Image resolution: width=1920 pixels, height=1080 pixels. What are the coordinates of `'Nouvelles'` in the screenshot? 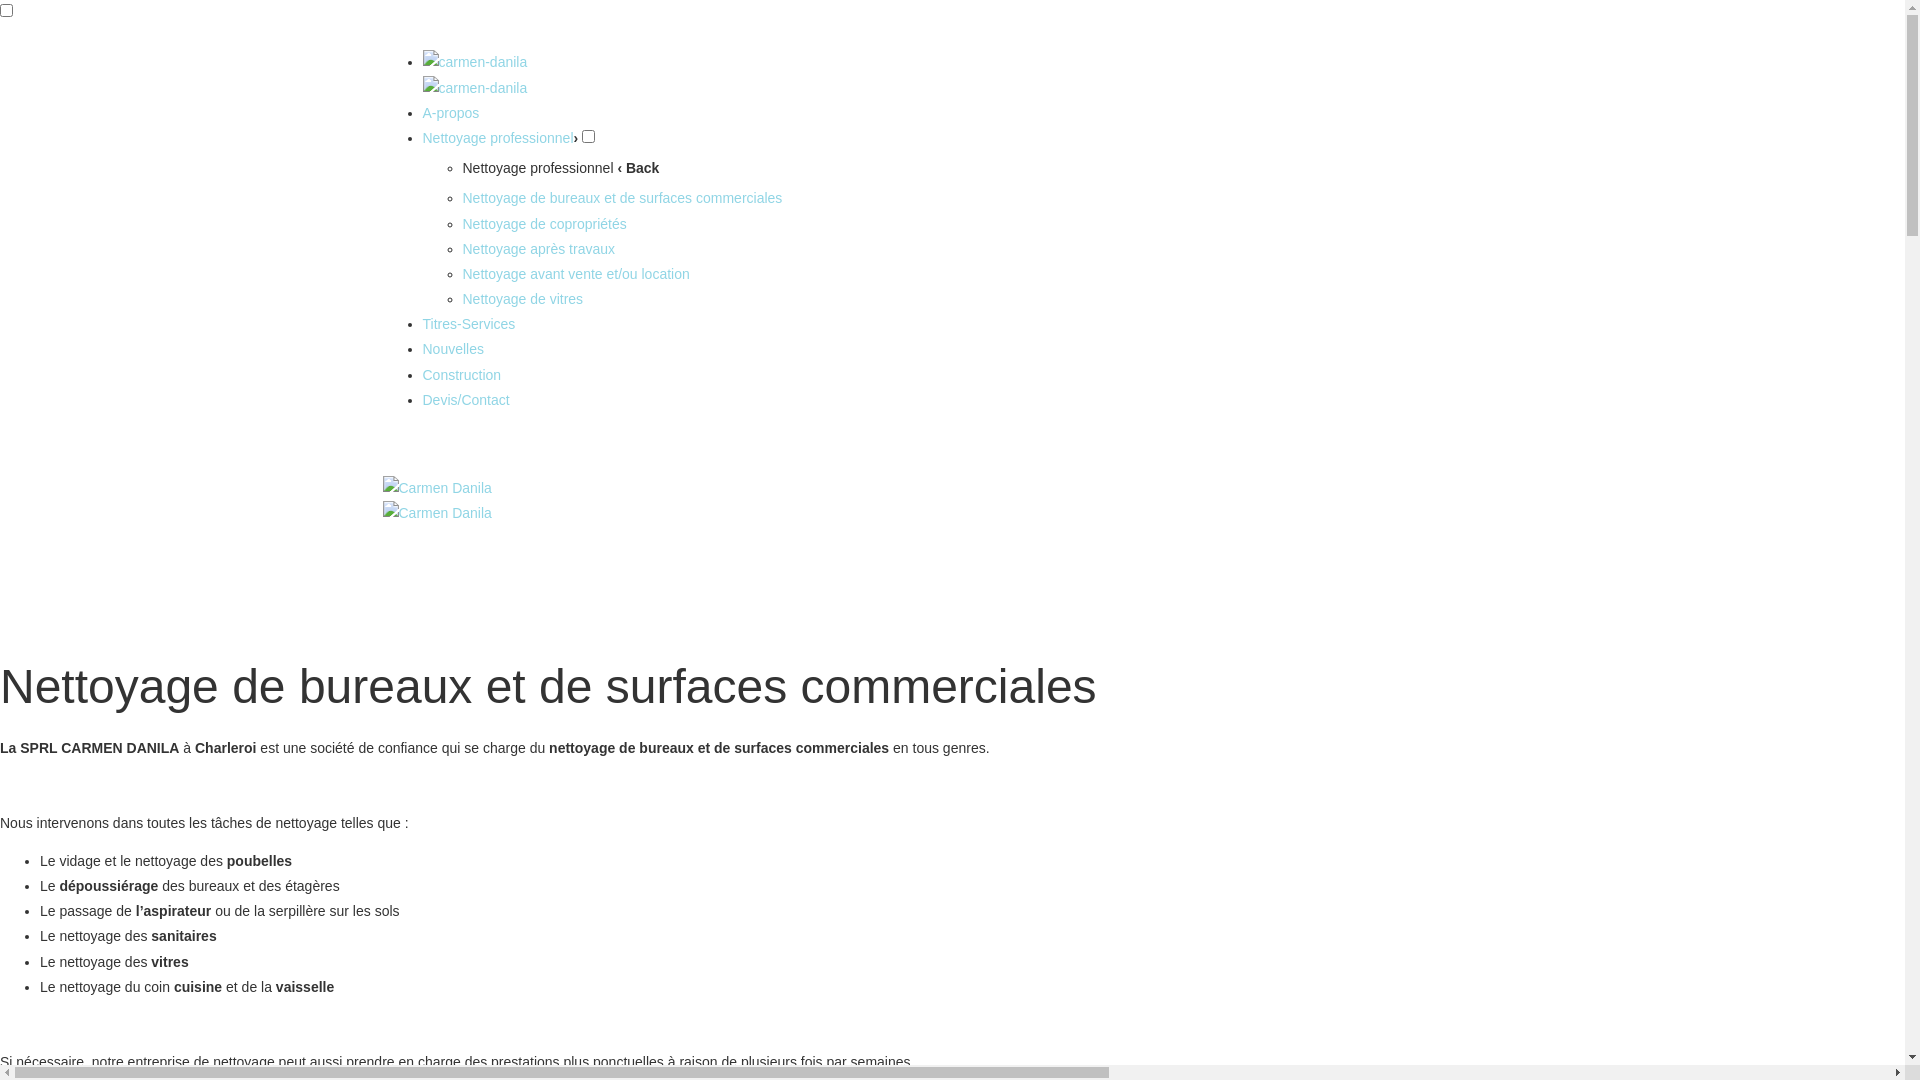 It's located at (421, 347).